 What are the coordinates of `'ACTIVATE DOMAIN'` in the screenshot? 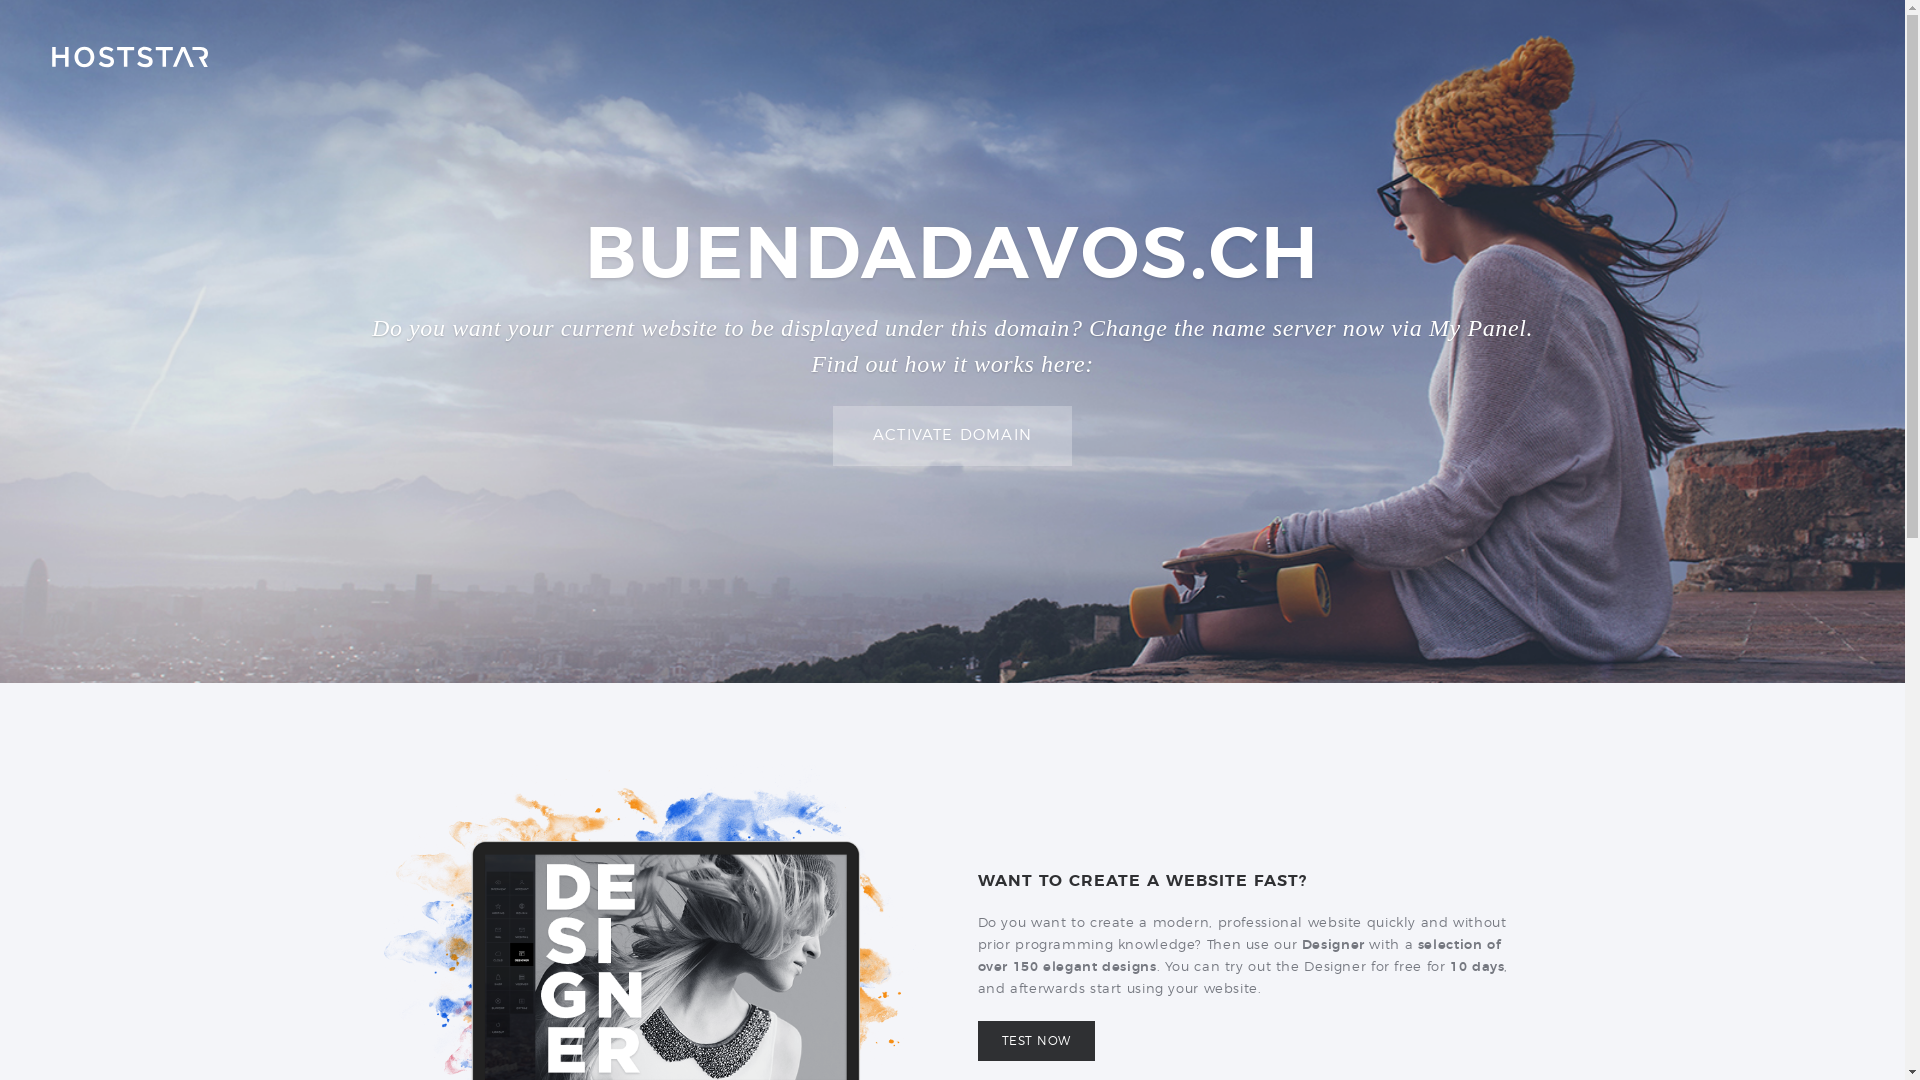 It's located at (833, 435).